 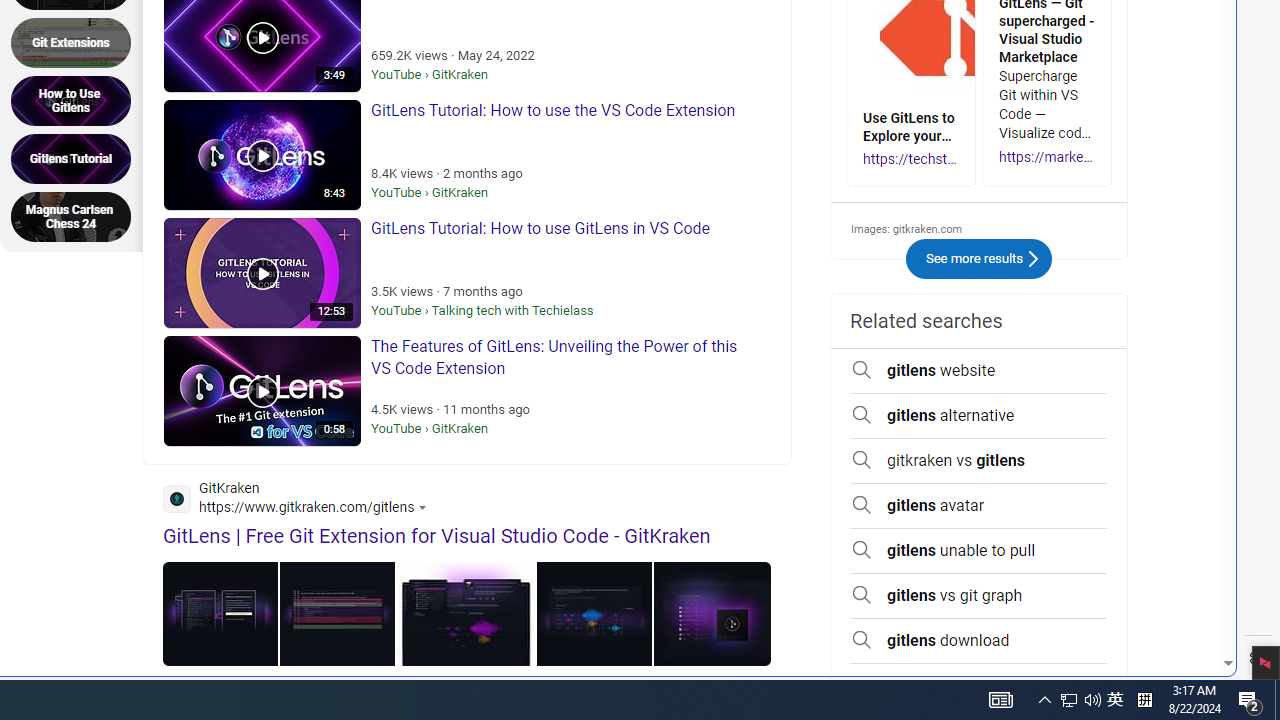 I want to click on 'Images: gitkraken.com', so click(x=979, y=227).